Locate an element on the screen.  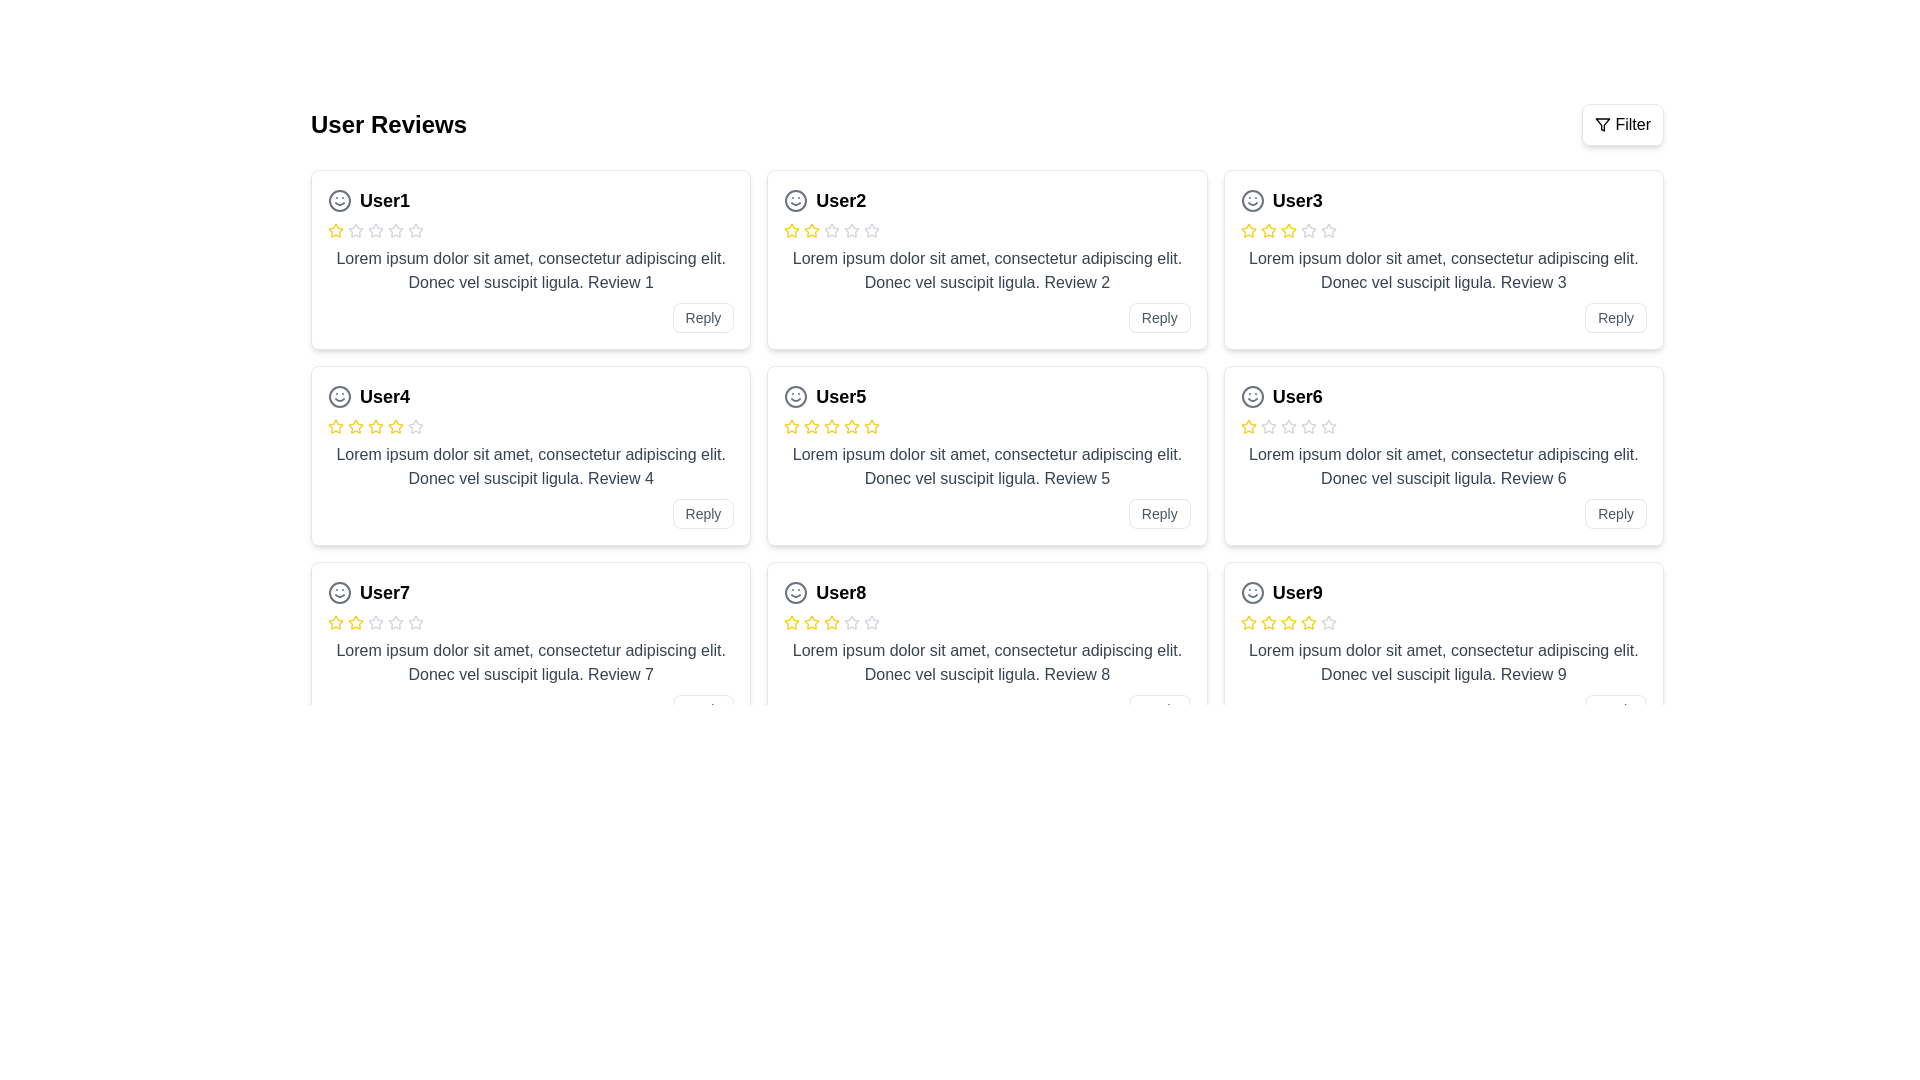
the circular graphical icon representing a smiling face associated with 'User3' in the review system is located at coordinates (1251, 200).